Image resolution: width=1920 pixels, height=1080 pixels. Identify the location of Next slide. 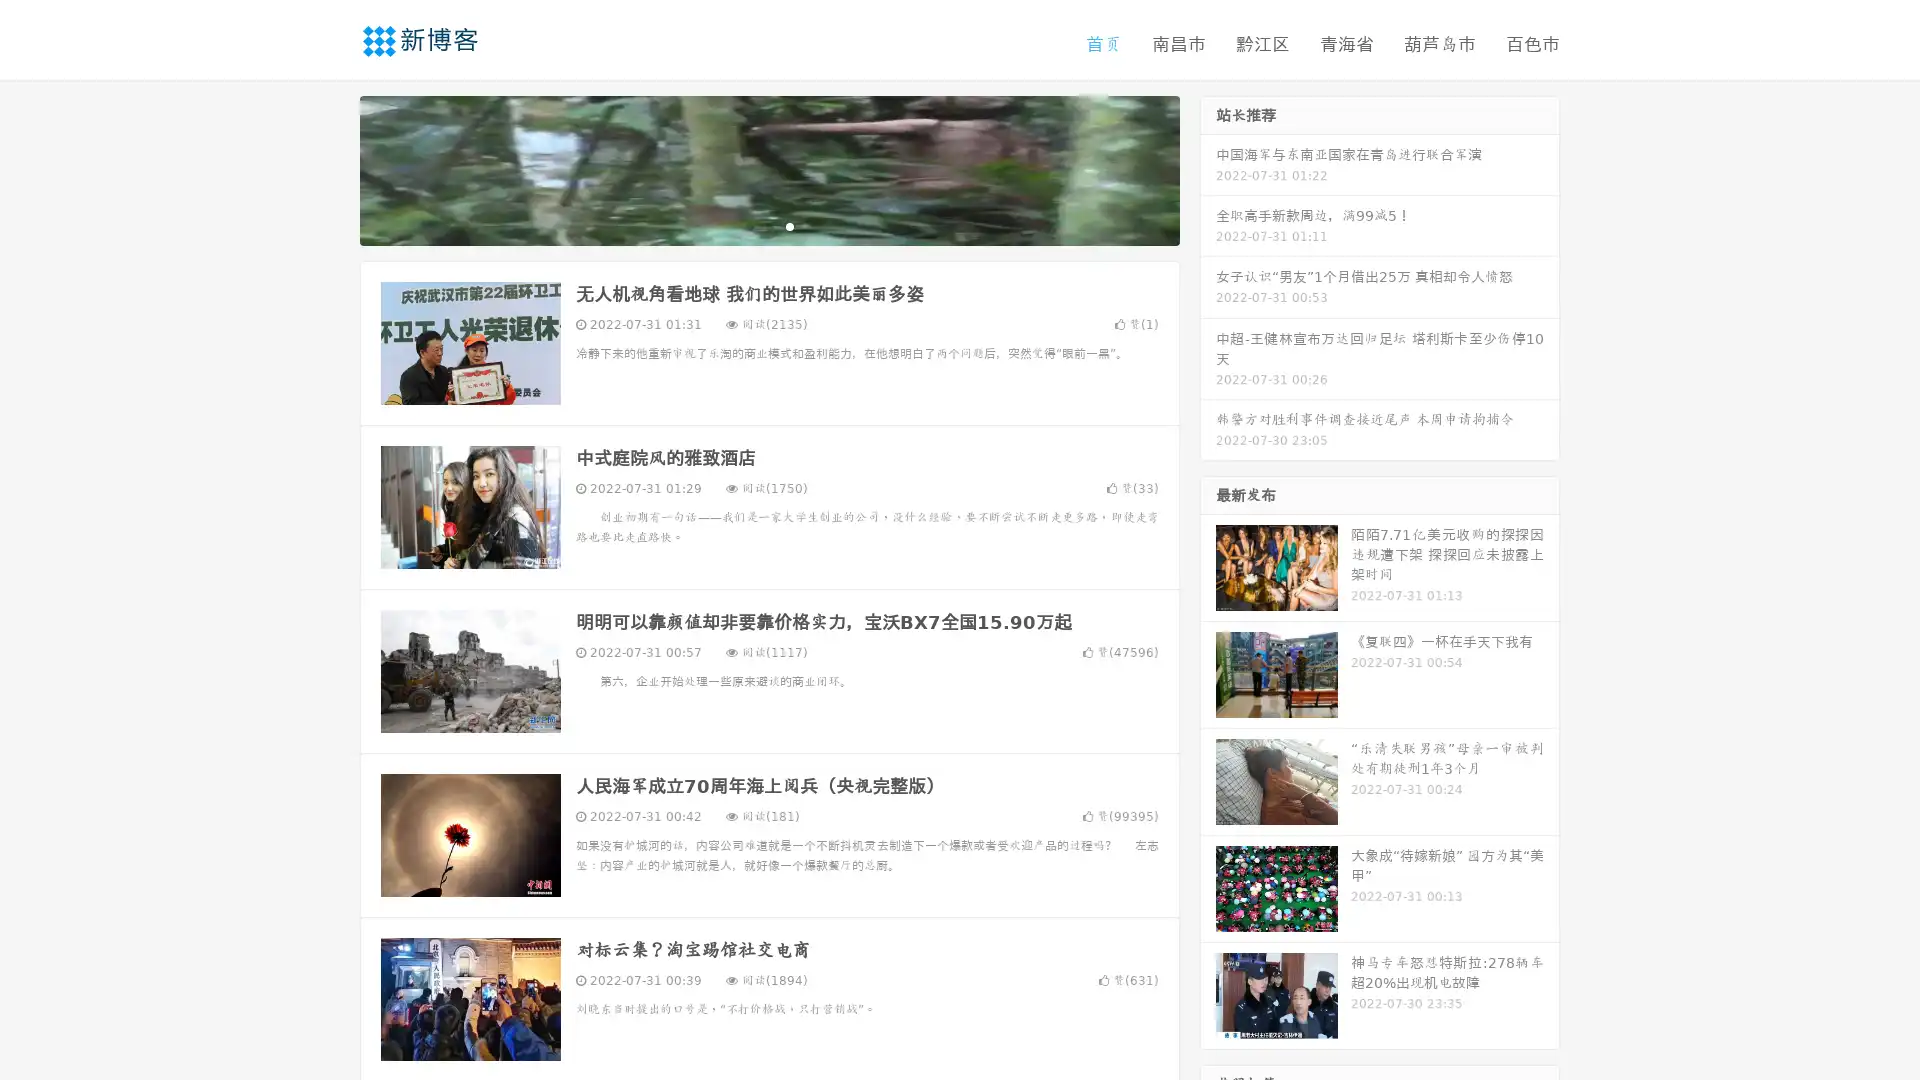
(1208, 168).